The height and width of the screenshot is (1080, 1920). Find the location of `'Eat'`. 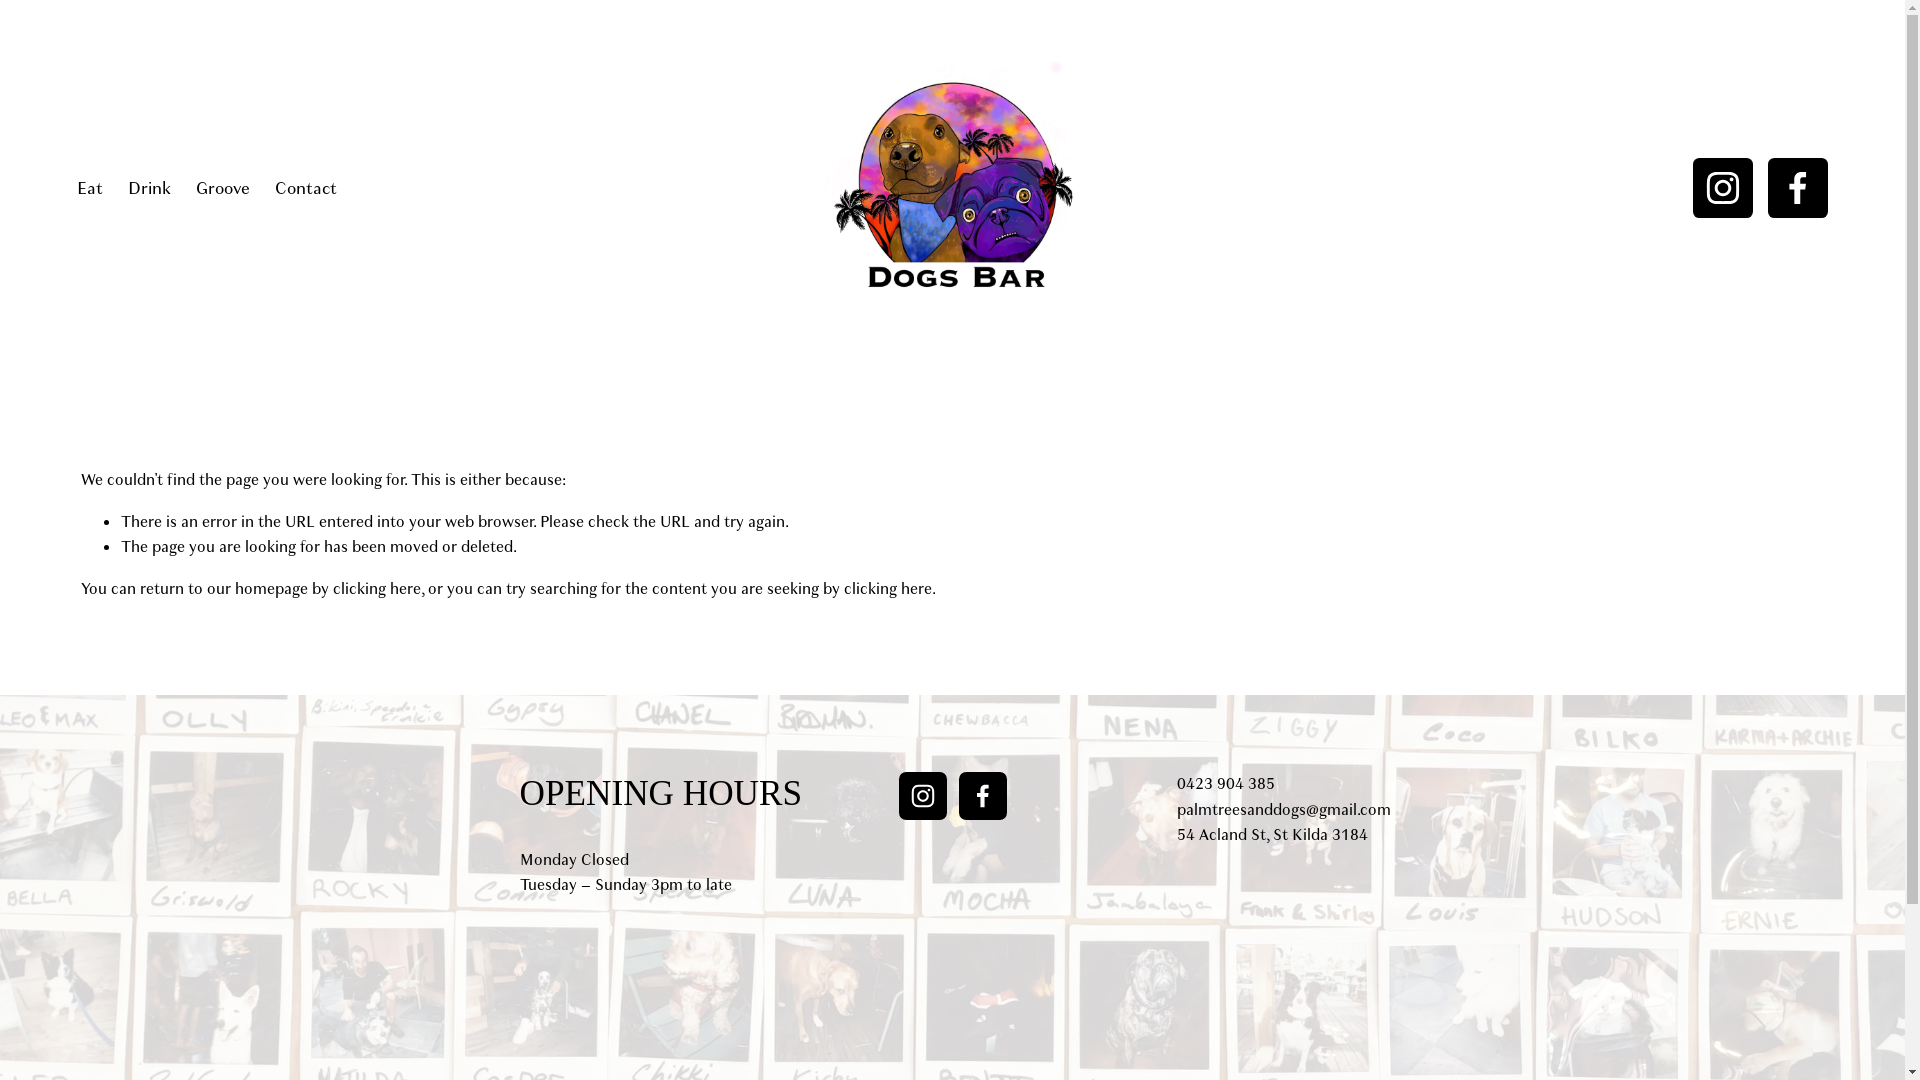

'Eat' is located at coordinates (89, 188).